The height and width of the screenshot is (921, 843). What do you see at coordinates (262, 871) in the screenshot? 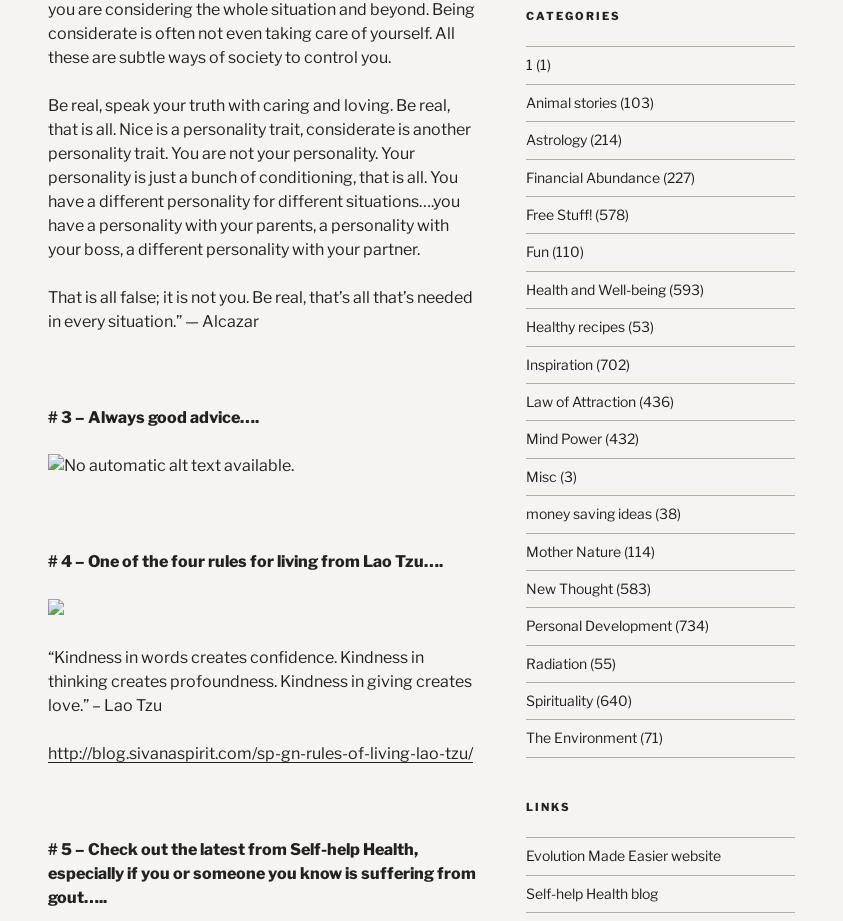
I see `'# 5 – Check out the latest from Self-help Health, especially if you or someone you know is suffering from gout…..'` at bounding box center [262, 871].